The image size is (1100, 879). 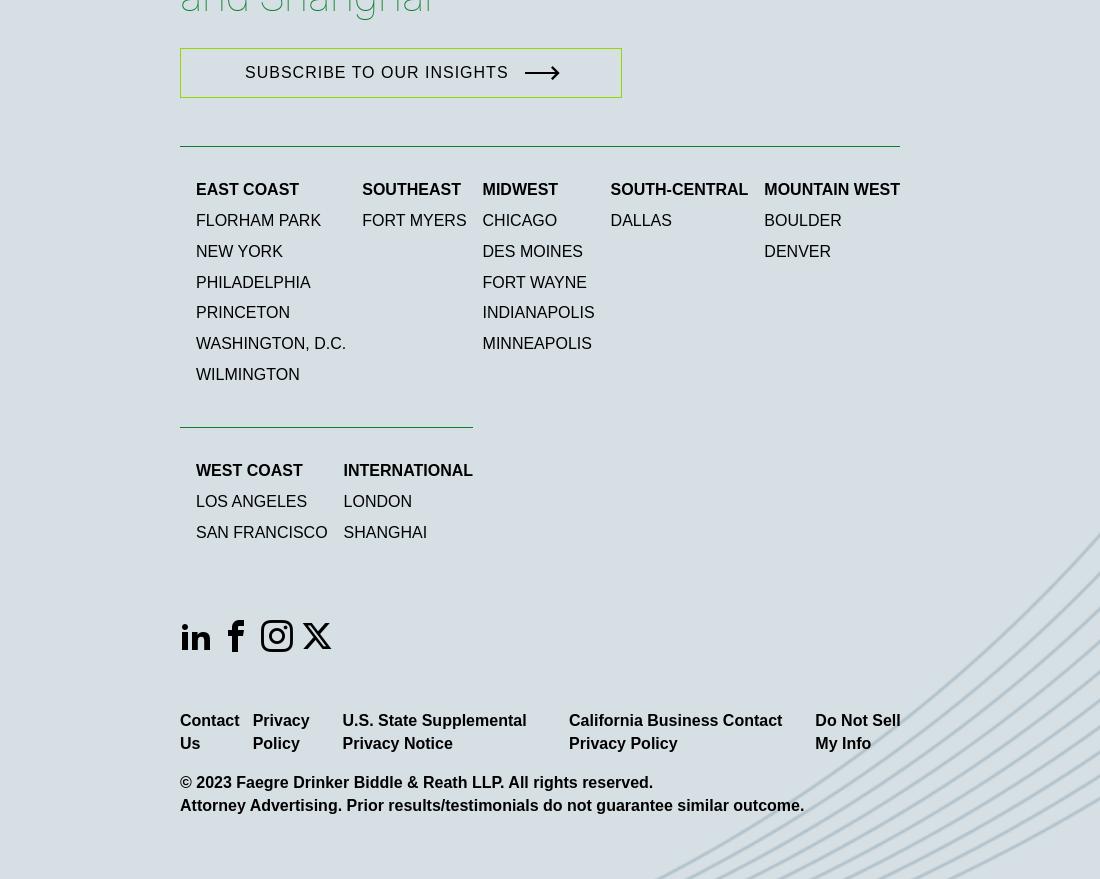 I want to click on 'San Francisco', so click(x=261, y=531).